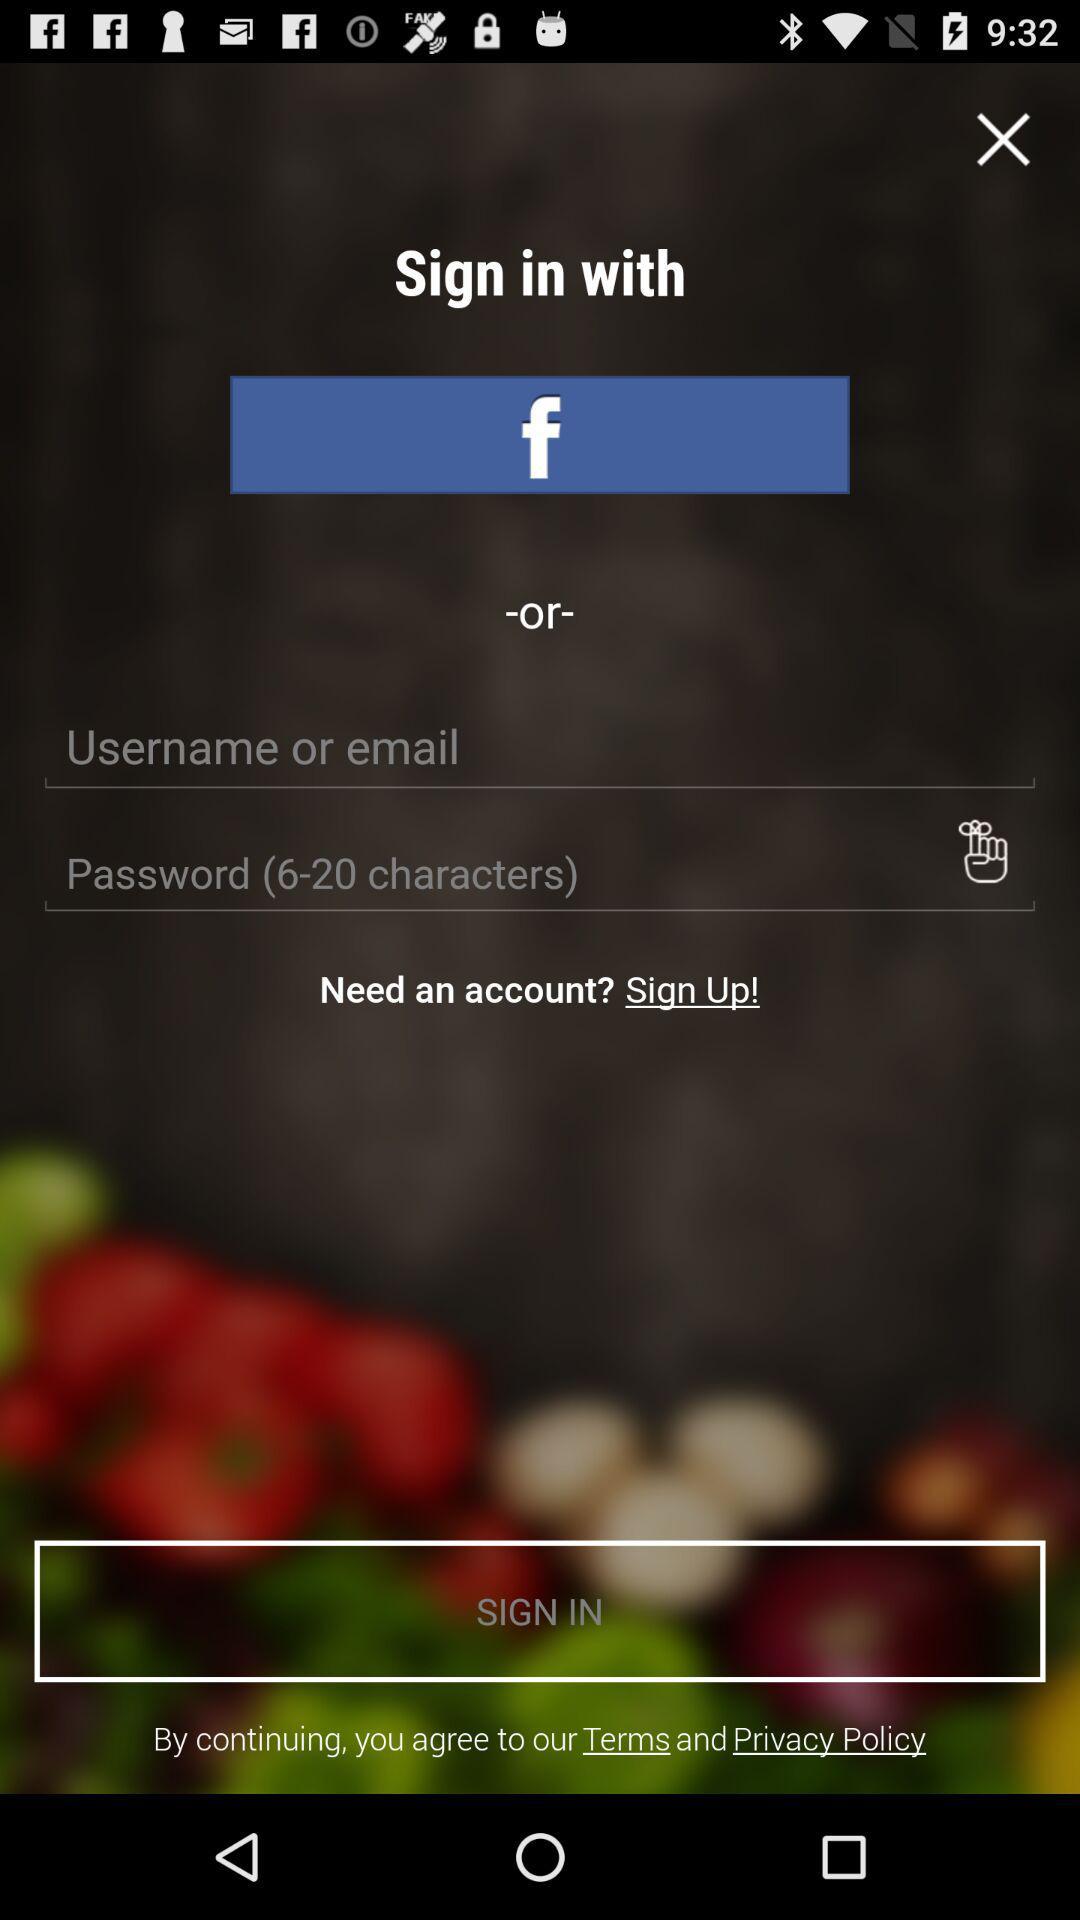 This screenshot has height=1920, width=1080. What do you see at coordinates (829, 1737) in the screenshot?
I see `the privacy policy` at bounding box center [829, 1737].